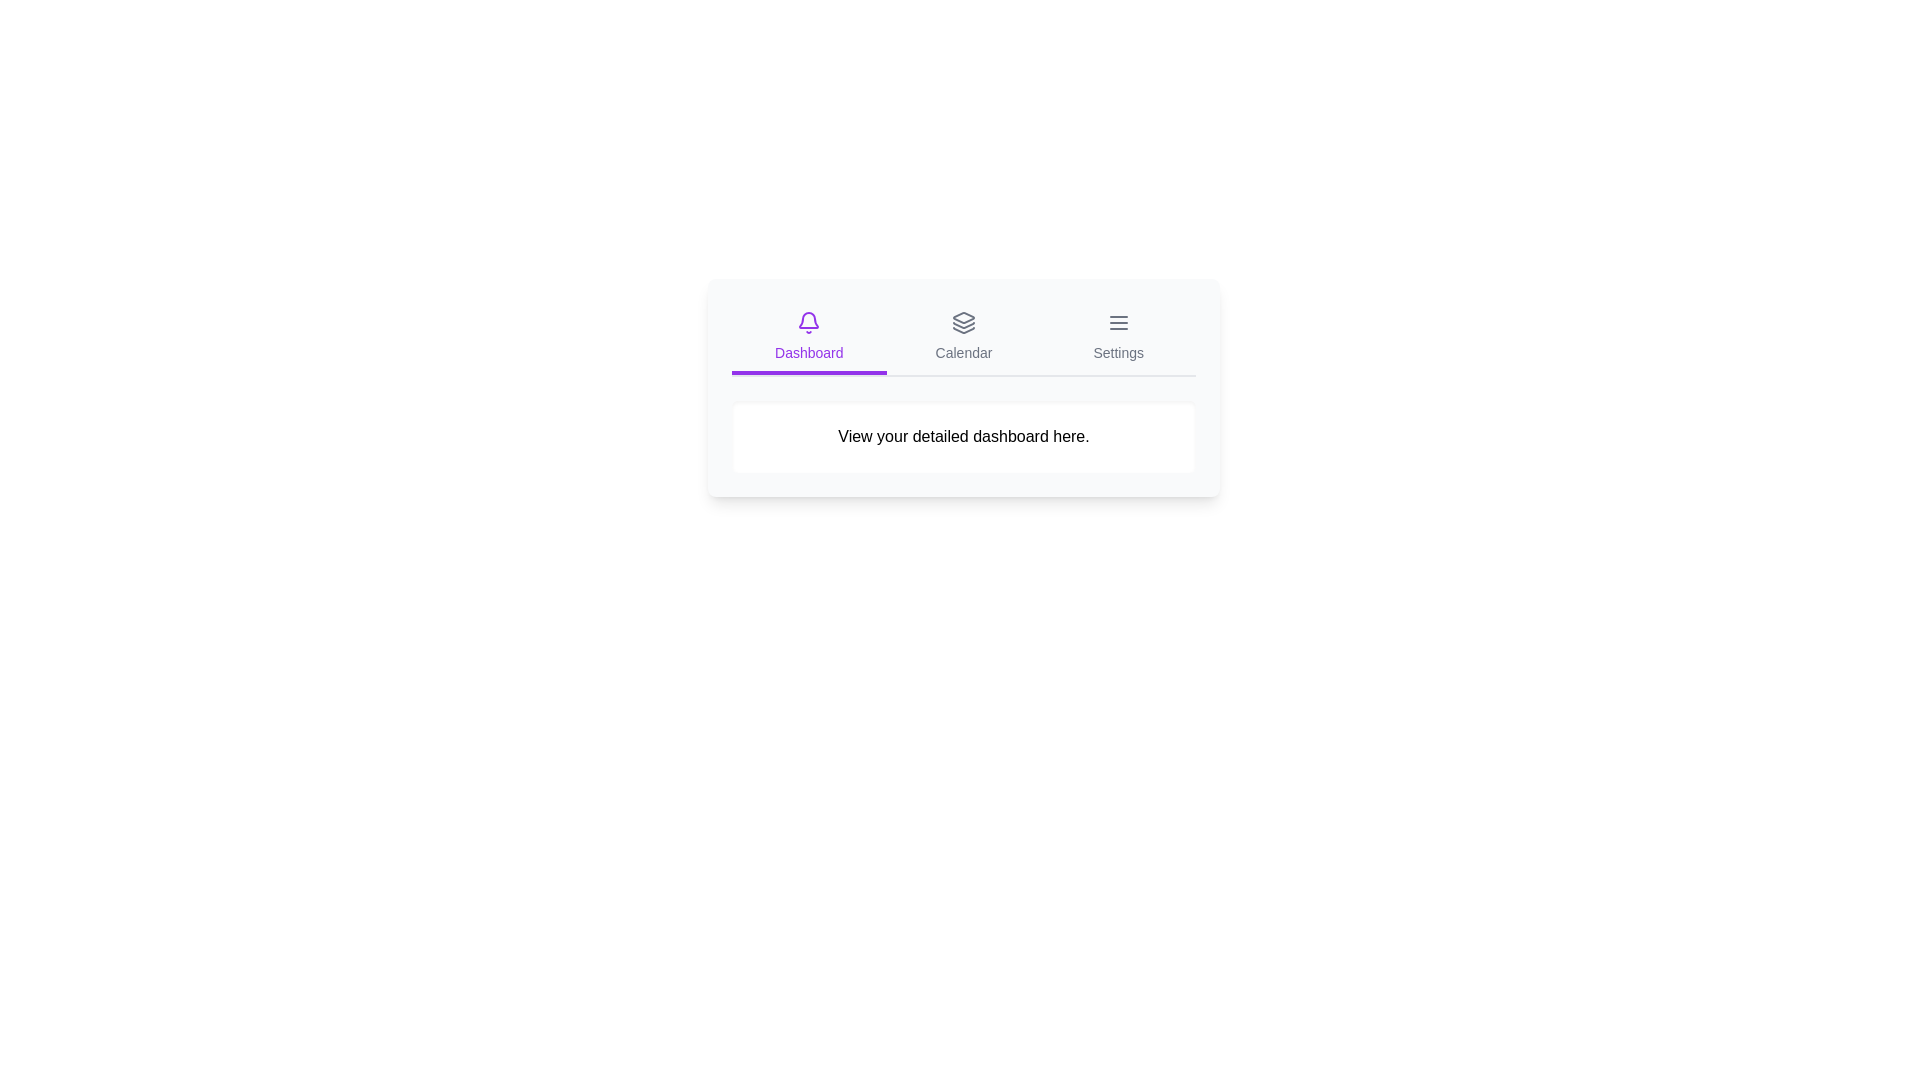 Image resolution: width=1920 pixels, height=1080 pixels. I want to click on the tab labeled Dashboard to inspect its icon and text, so click(809, 338).